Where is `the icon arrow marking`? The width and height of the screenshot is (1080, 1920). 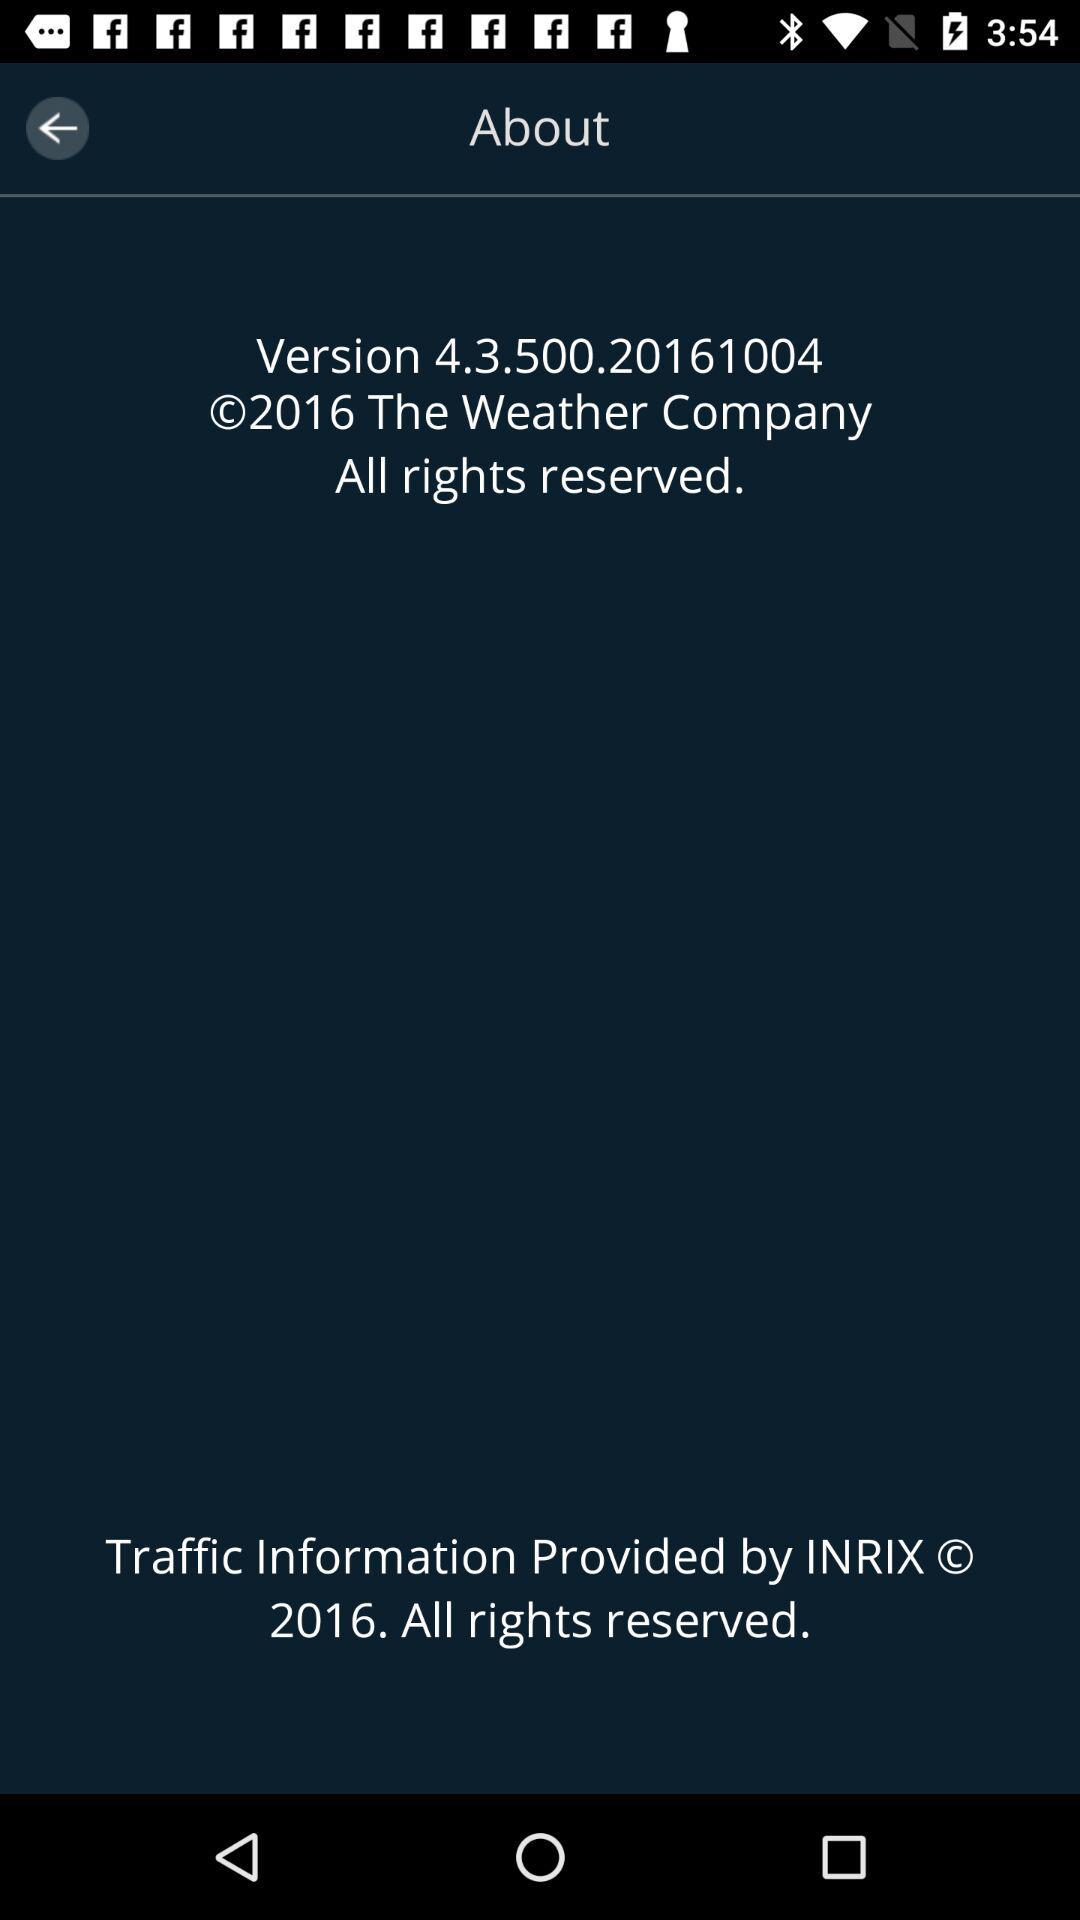 the icon arrow marking is located at coordinates (56, 127).